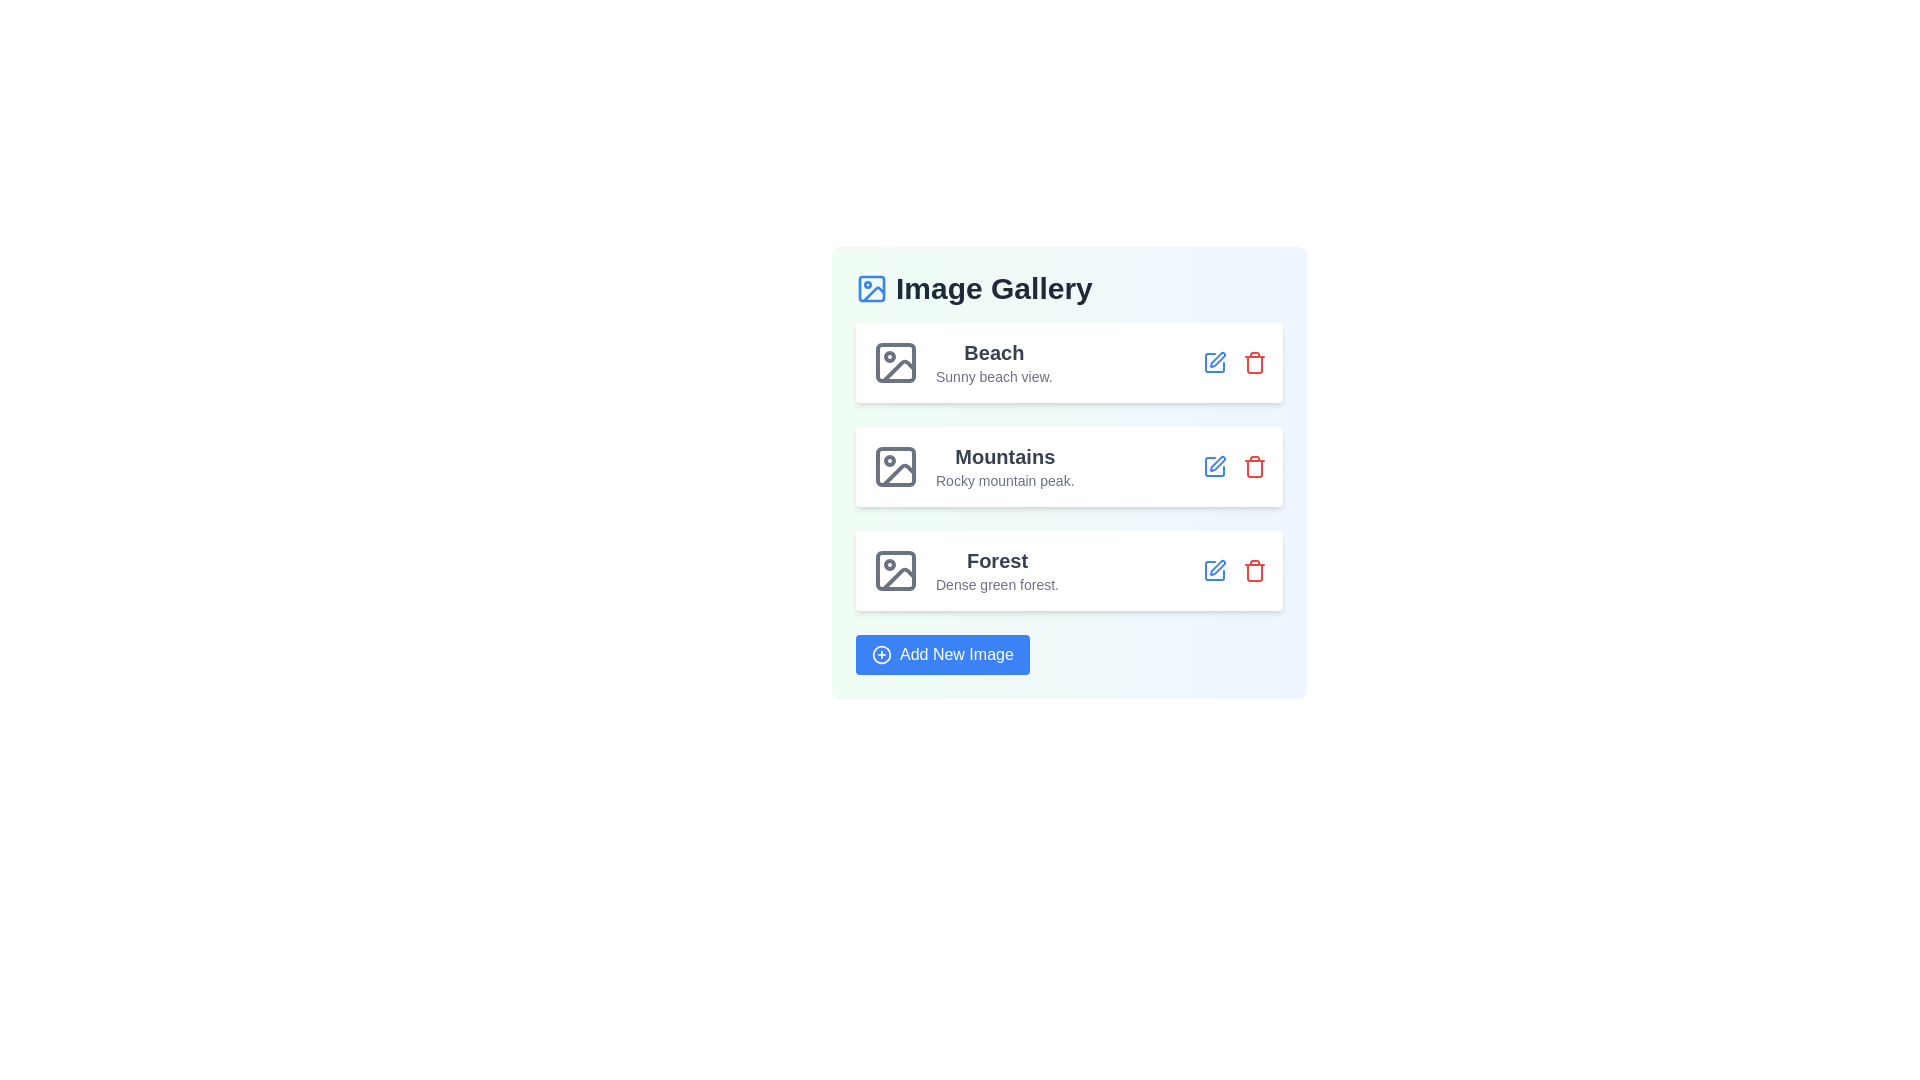 The width and height of the screenshot is (1920, 1080). Describe the element at coordinates (1213, 362) in the screenshot. I see `edit button for the image titled 'Beach'` at that location.